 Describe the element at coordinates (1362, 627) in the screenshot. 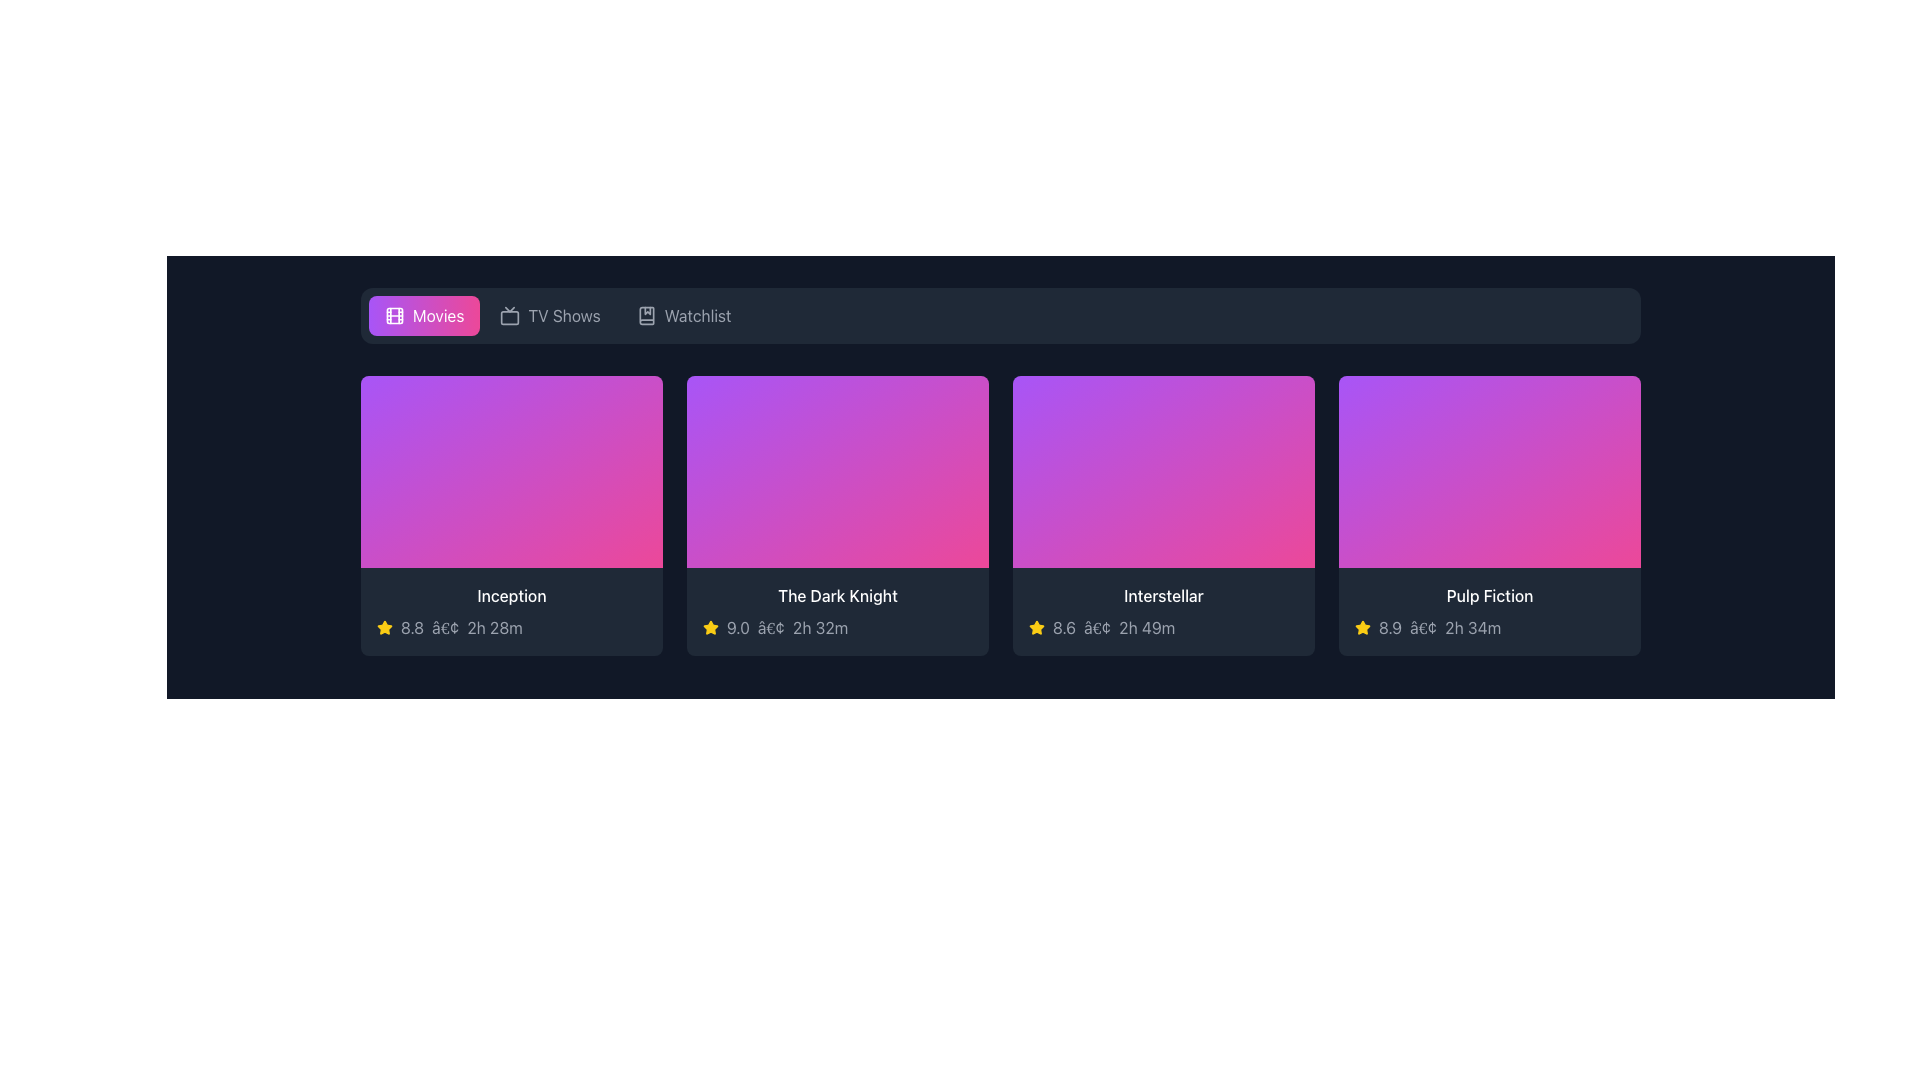

I see `the star-shaped icon with a yellow fill, which indicates ratings and is positioned next to the rating value '8.9' beneath the 'Pulp Fiction' title` at that location.